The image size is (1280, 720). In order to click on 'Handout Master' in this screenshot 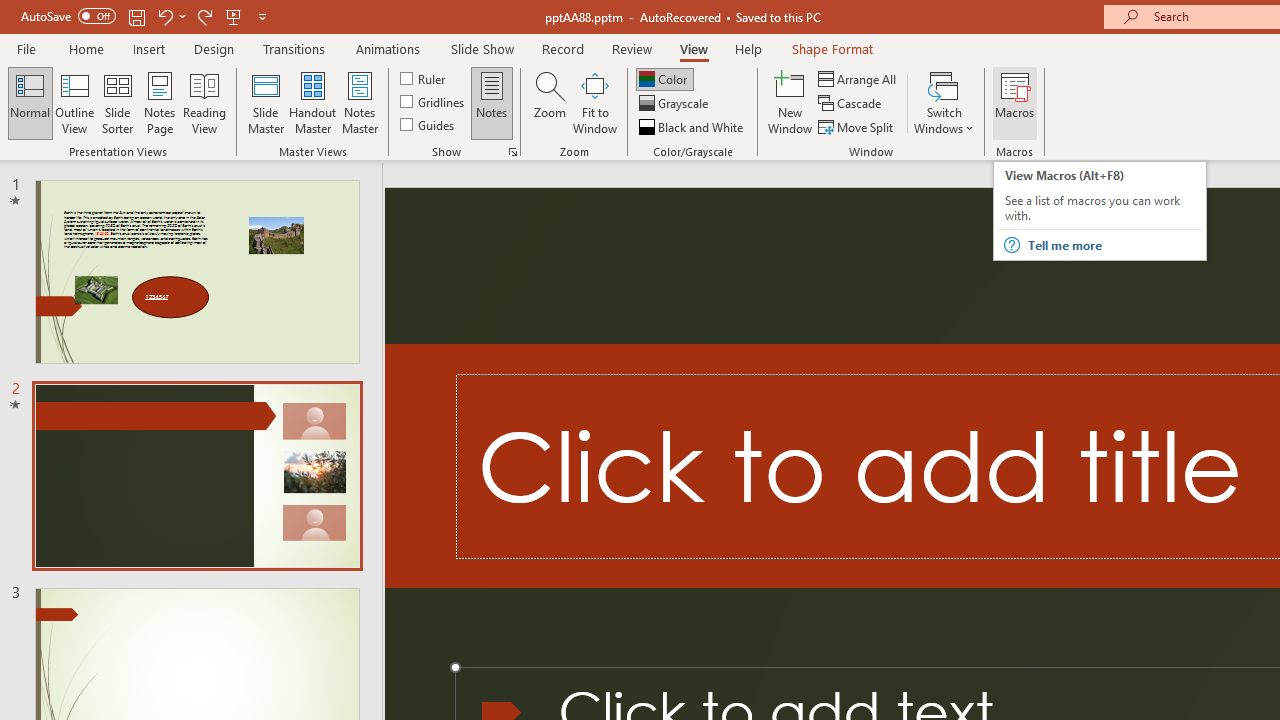, I will do `click(311, 103)`.